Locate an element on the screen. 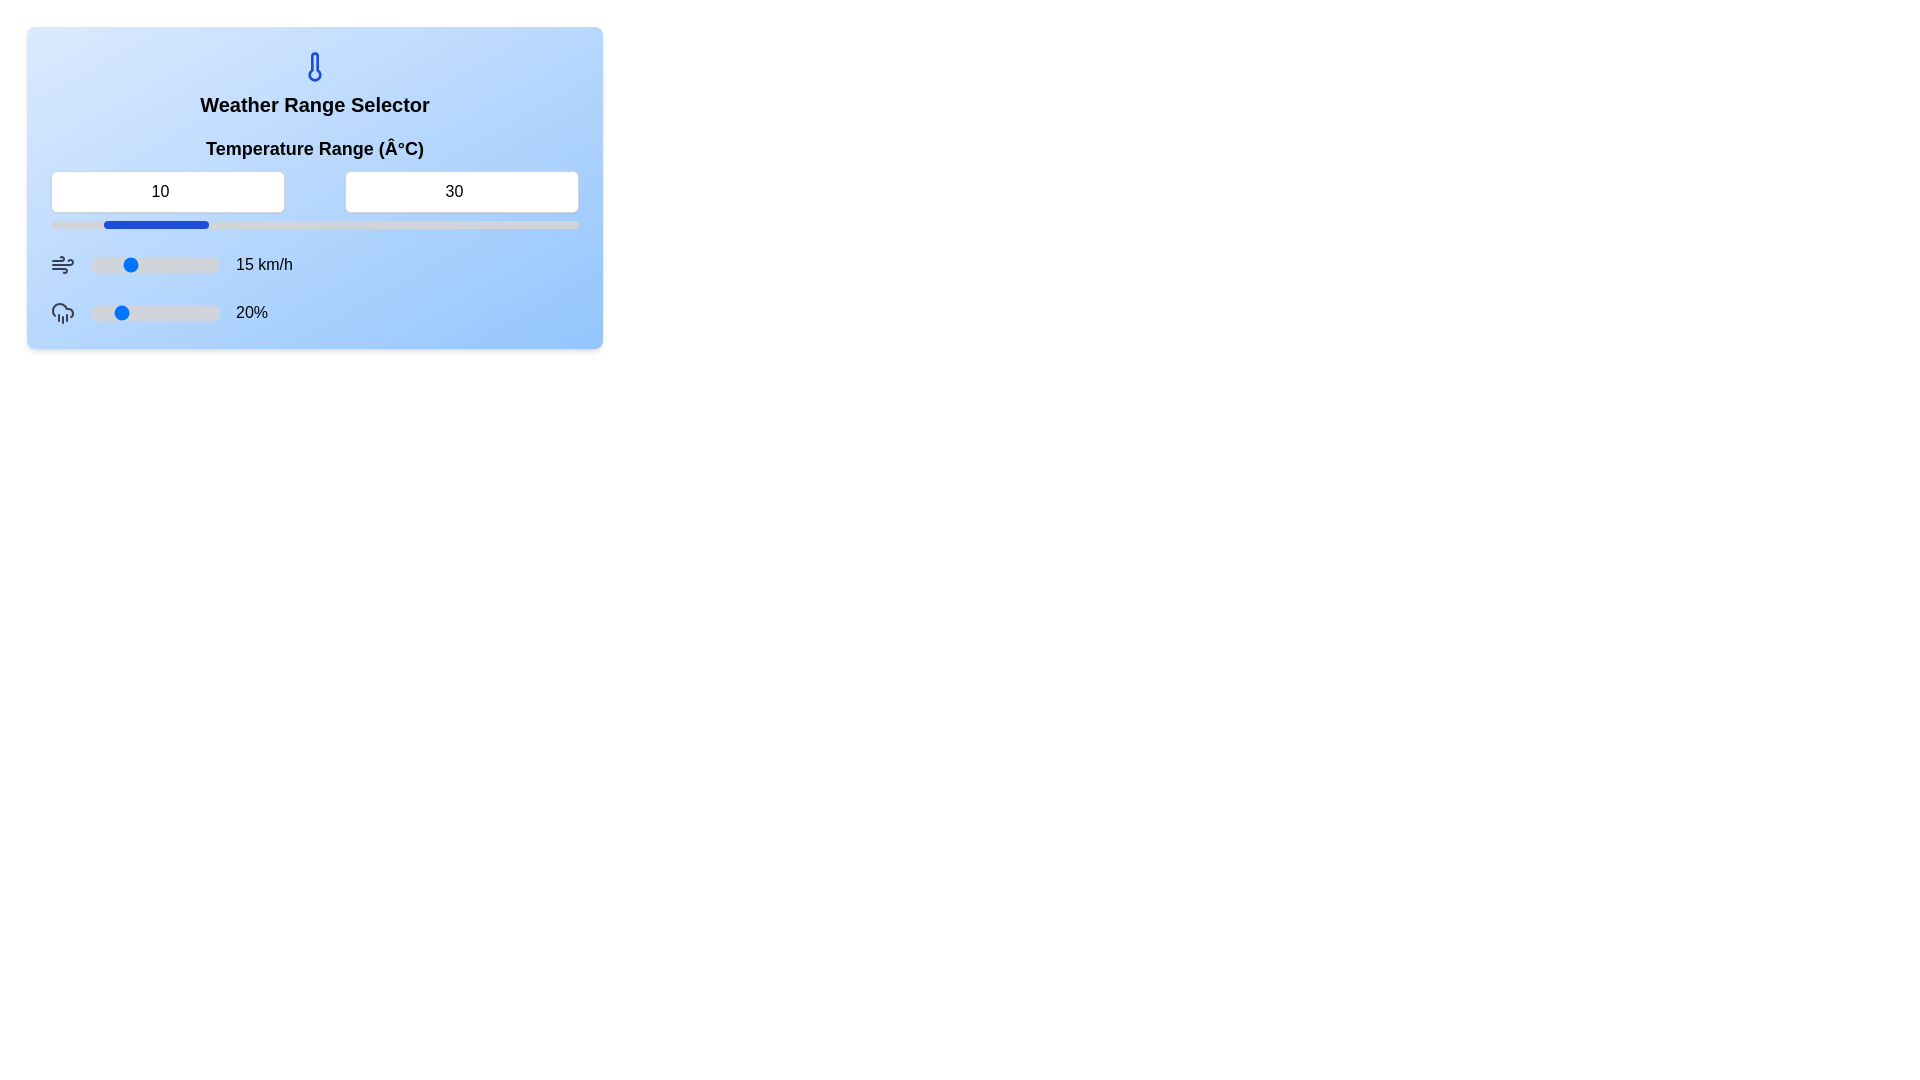  the Numeric Input Field displaying '30' is located at coordinates (460, 192).